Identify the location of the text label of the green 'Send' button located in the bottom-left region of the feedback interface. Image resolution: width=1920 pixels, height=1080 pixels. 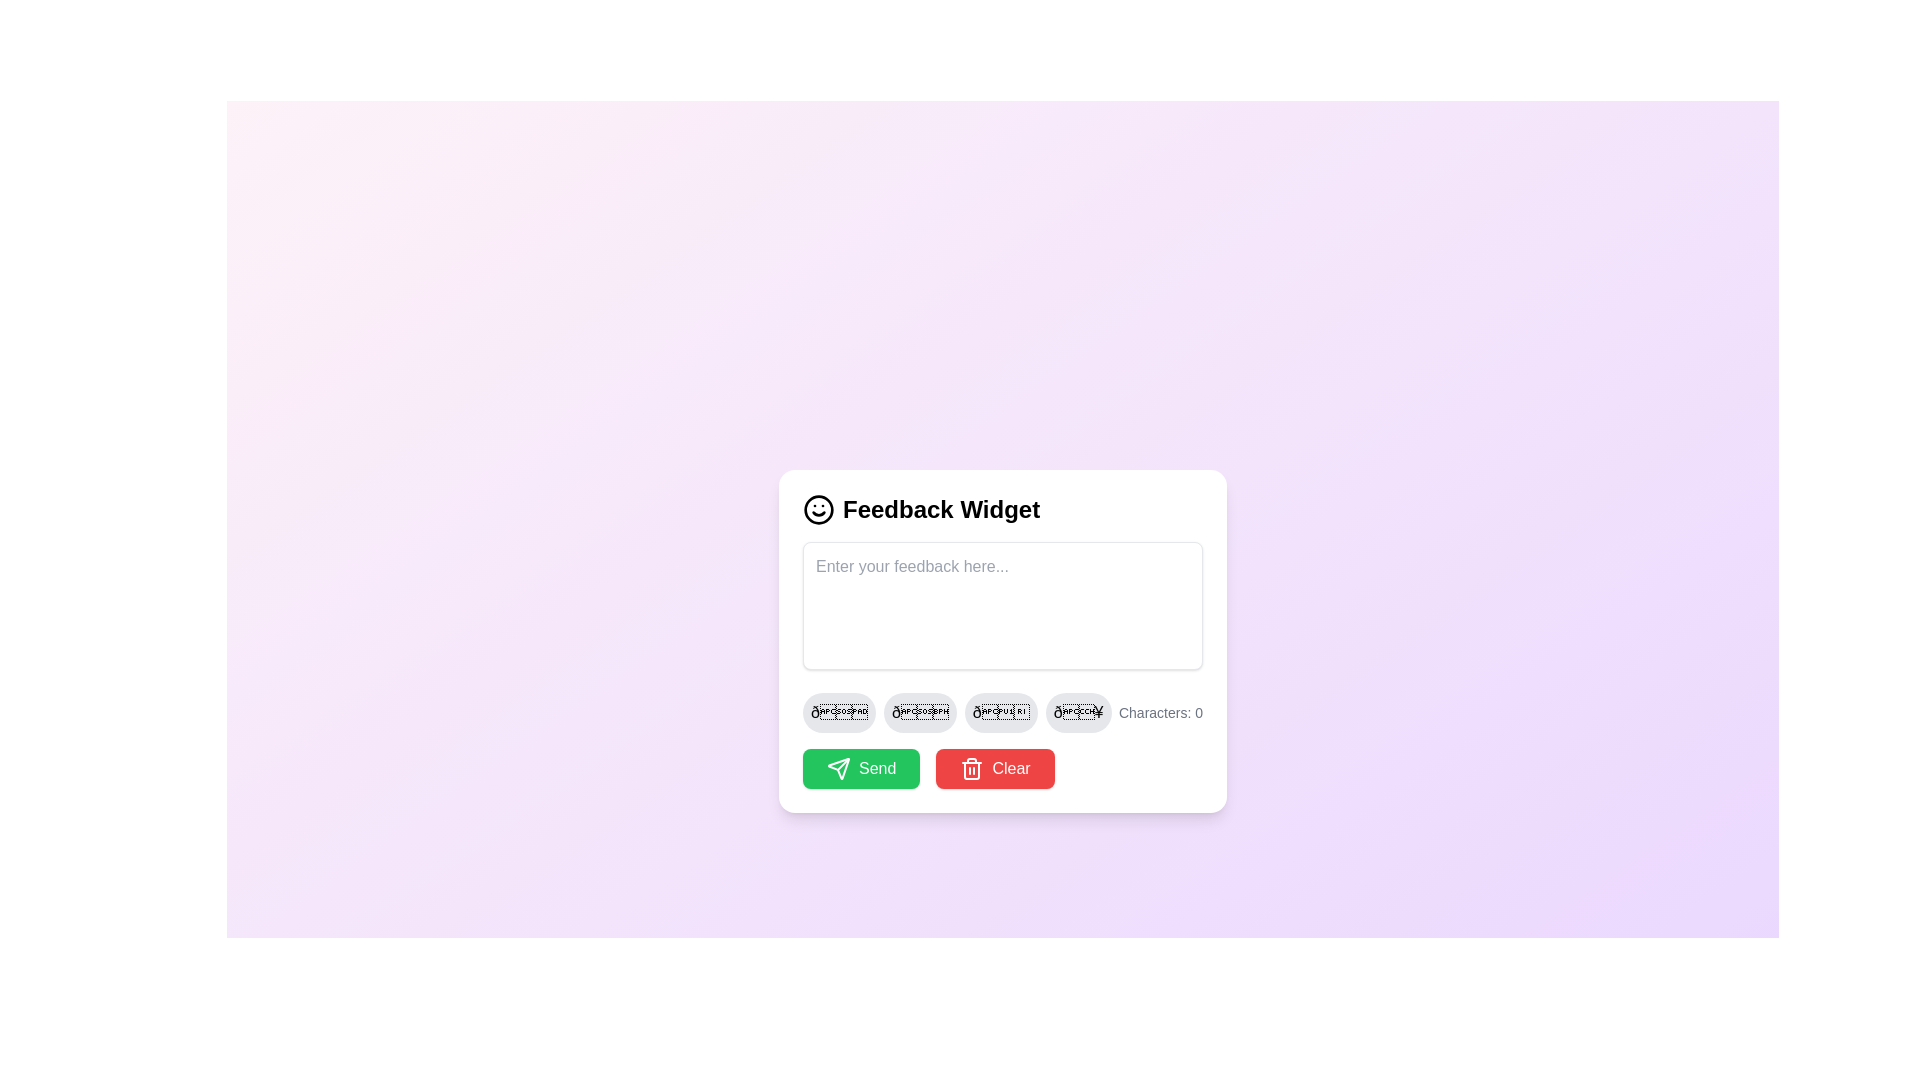
(877, 767).